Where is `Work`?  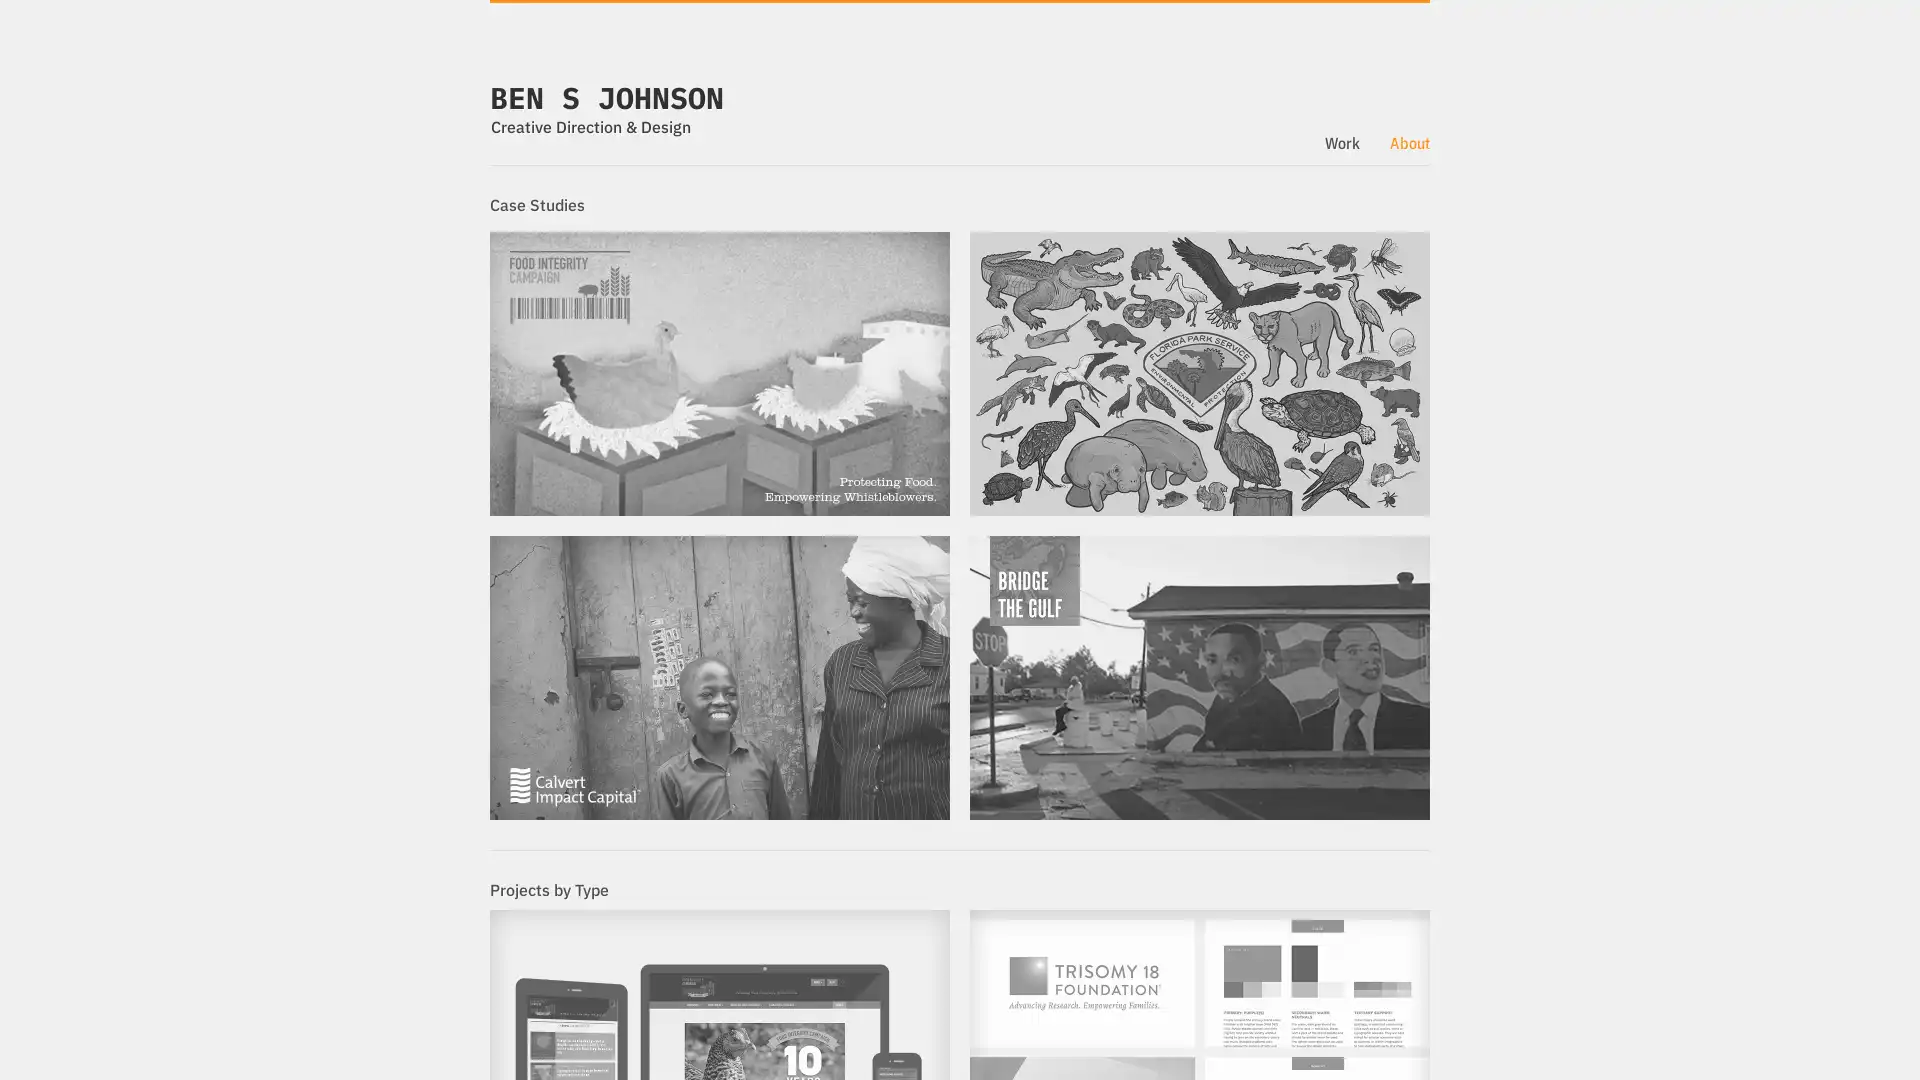
Work is located at coordinates (1342, 141).